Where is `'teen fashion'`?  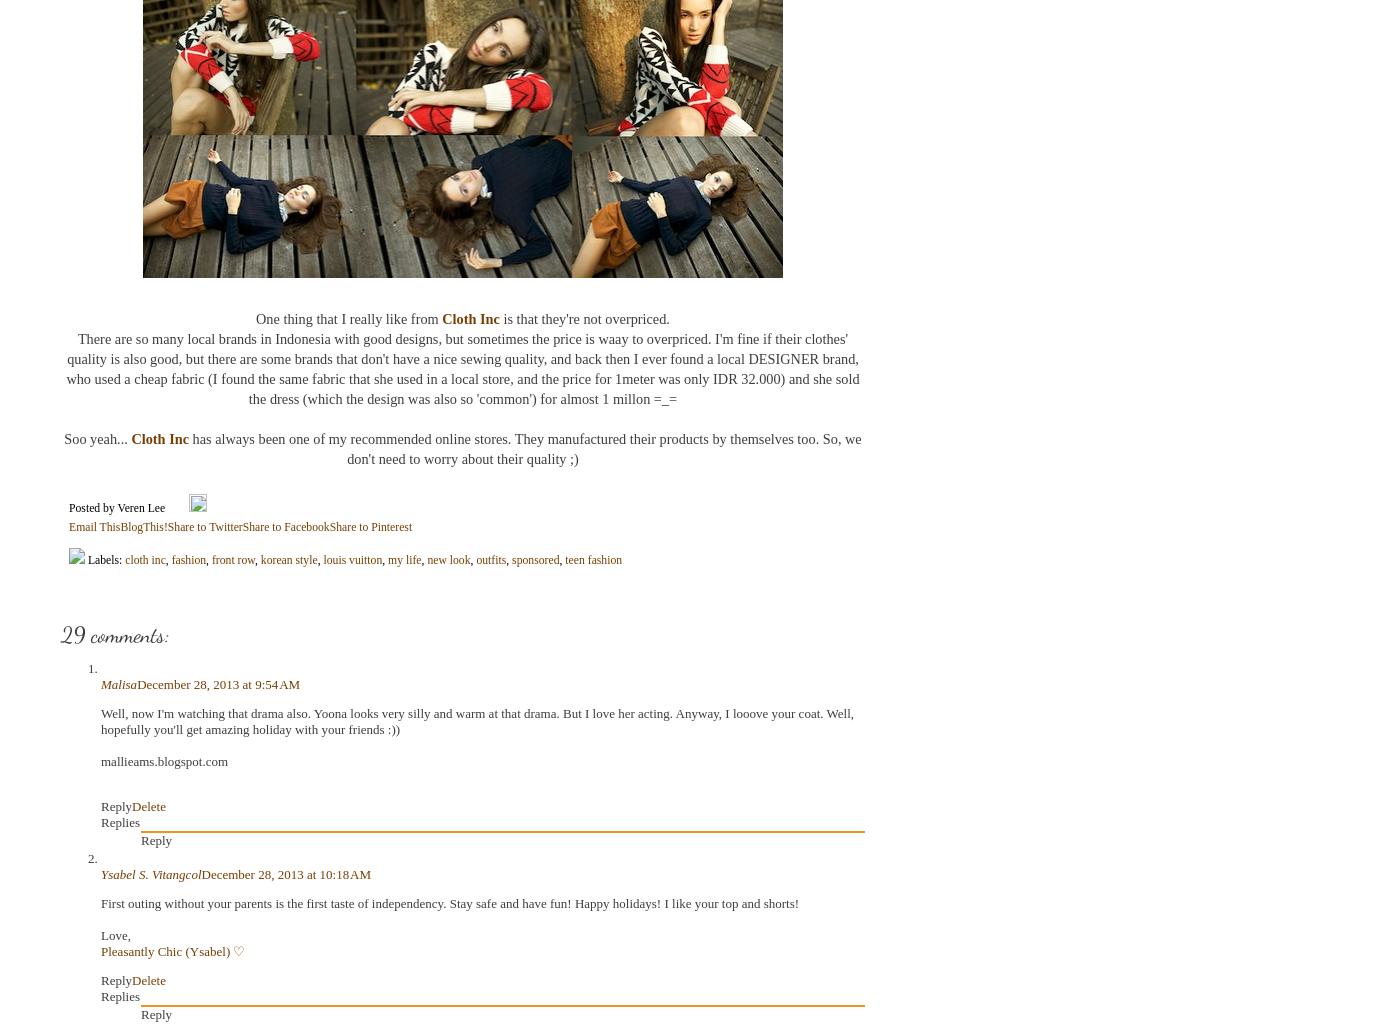 'teen fashion' is located at coordinates (564, 558).